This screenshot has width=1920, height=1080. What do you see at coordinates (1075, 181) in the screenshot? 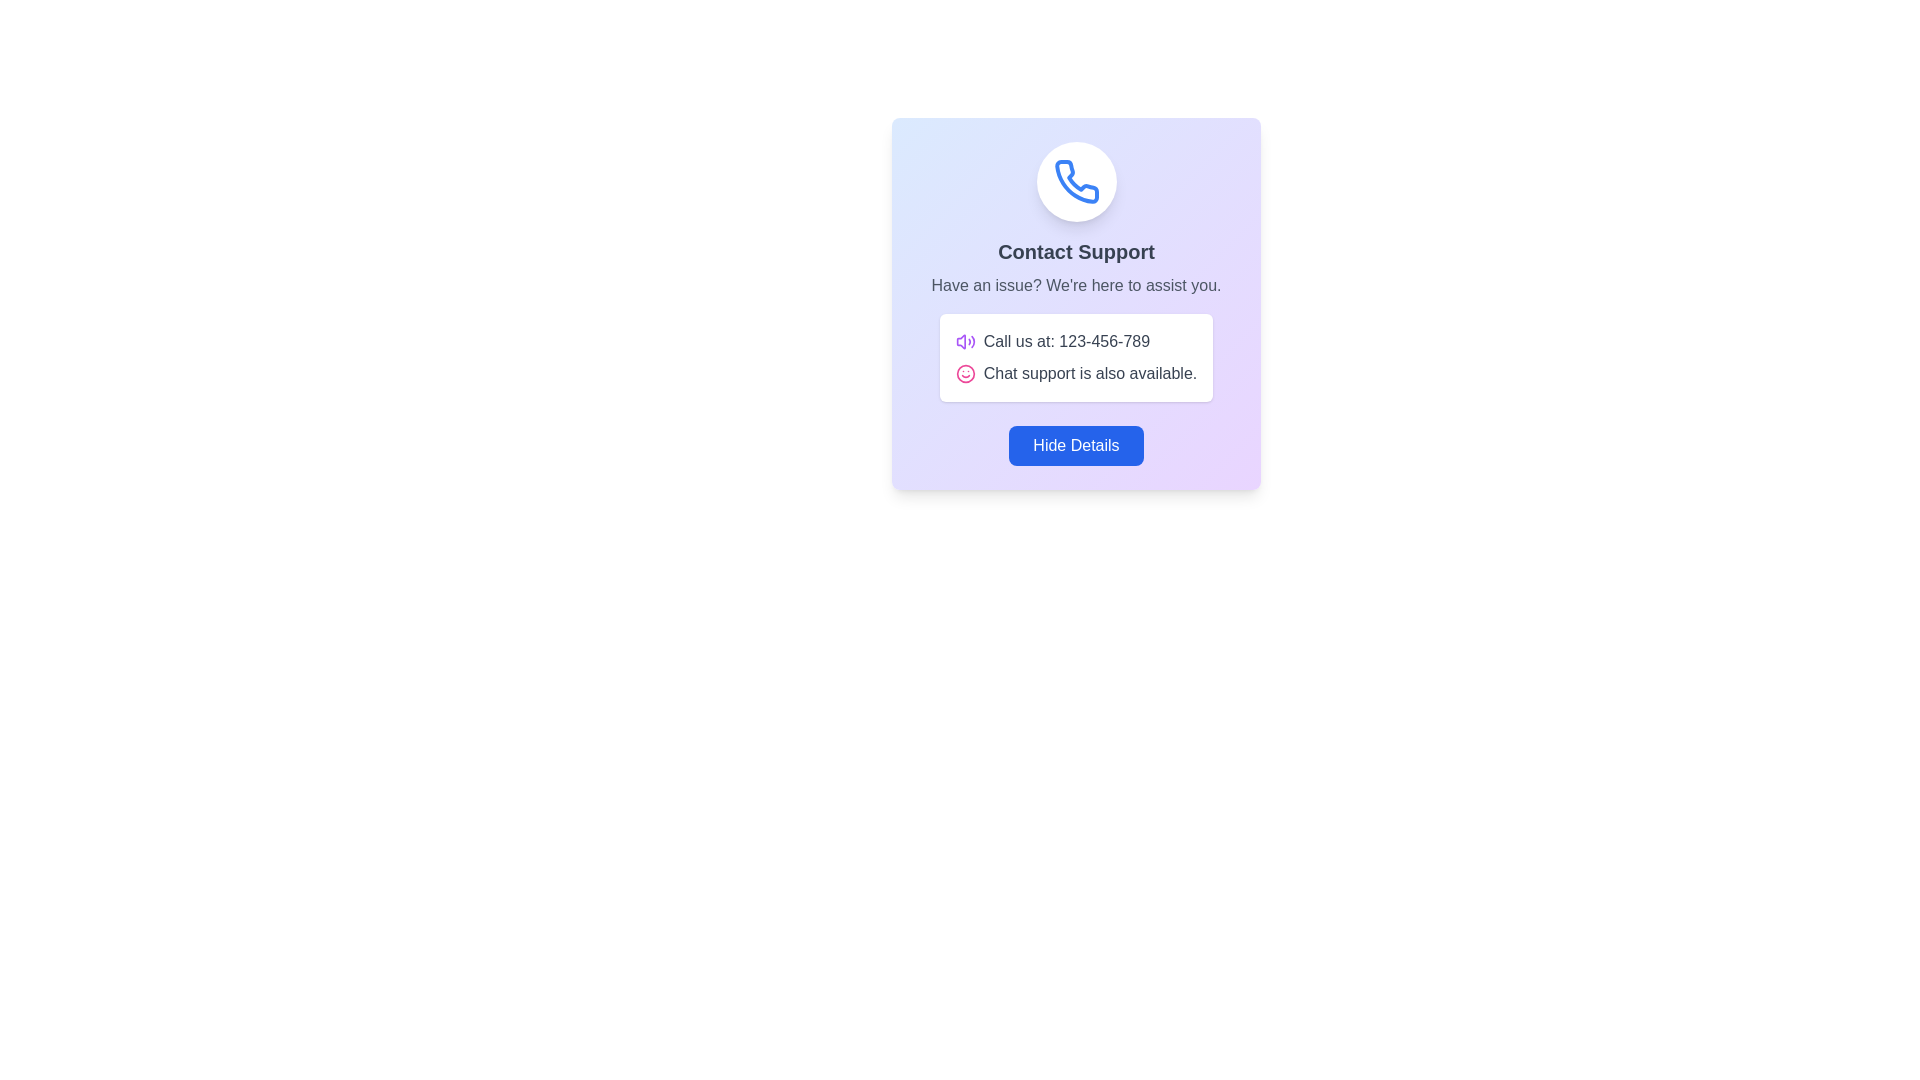
I see `the contact icon located at the top of the card-like dialog box, centered above the title 'Contact Support' for interaction` at bounding box center [1075, 181].